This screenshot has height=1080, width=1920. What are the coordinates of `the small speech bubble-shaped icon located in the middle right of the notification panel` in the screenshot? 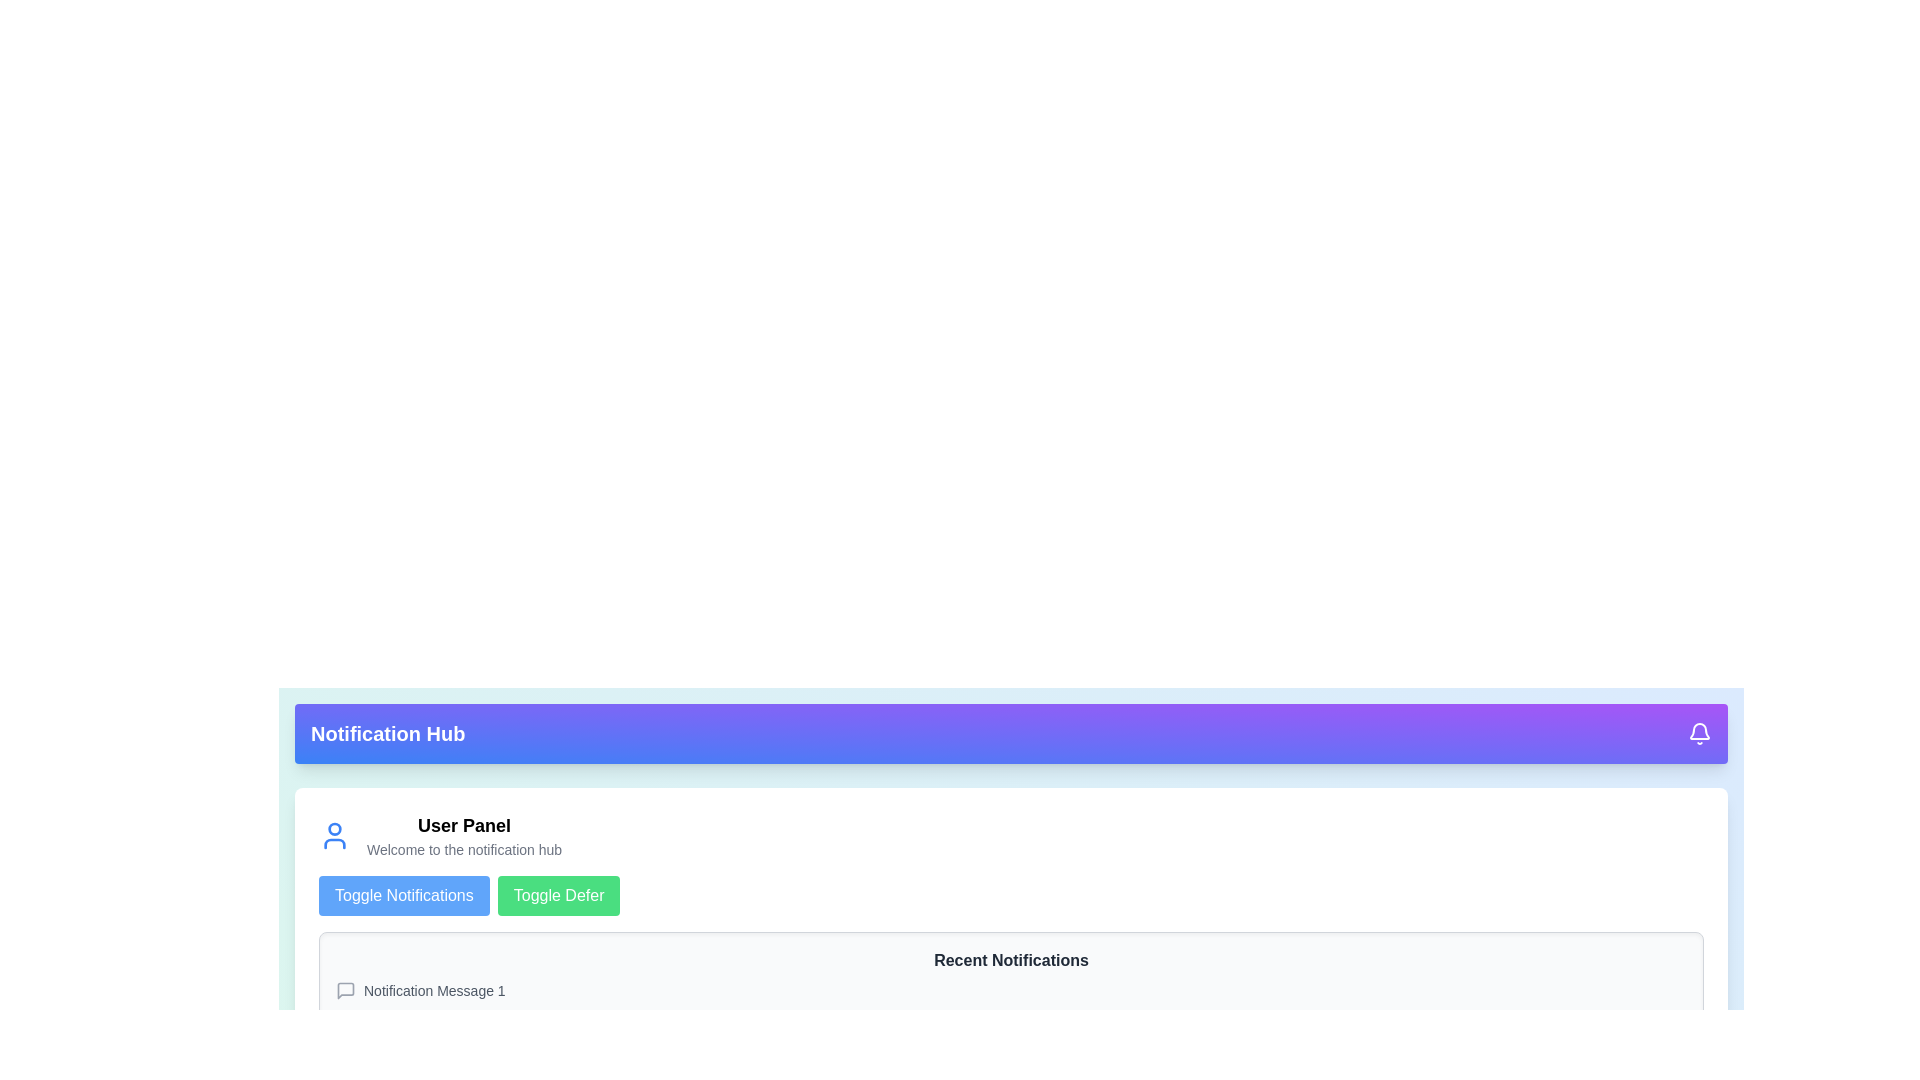 It's located at (345, 991).